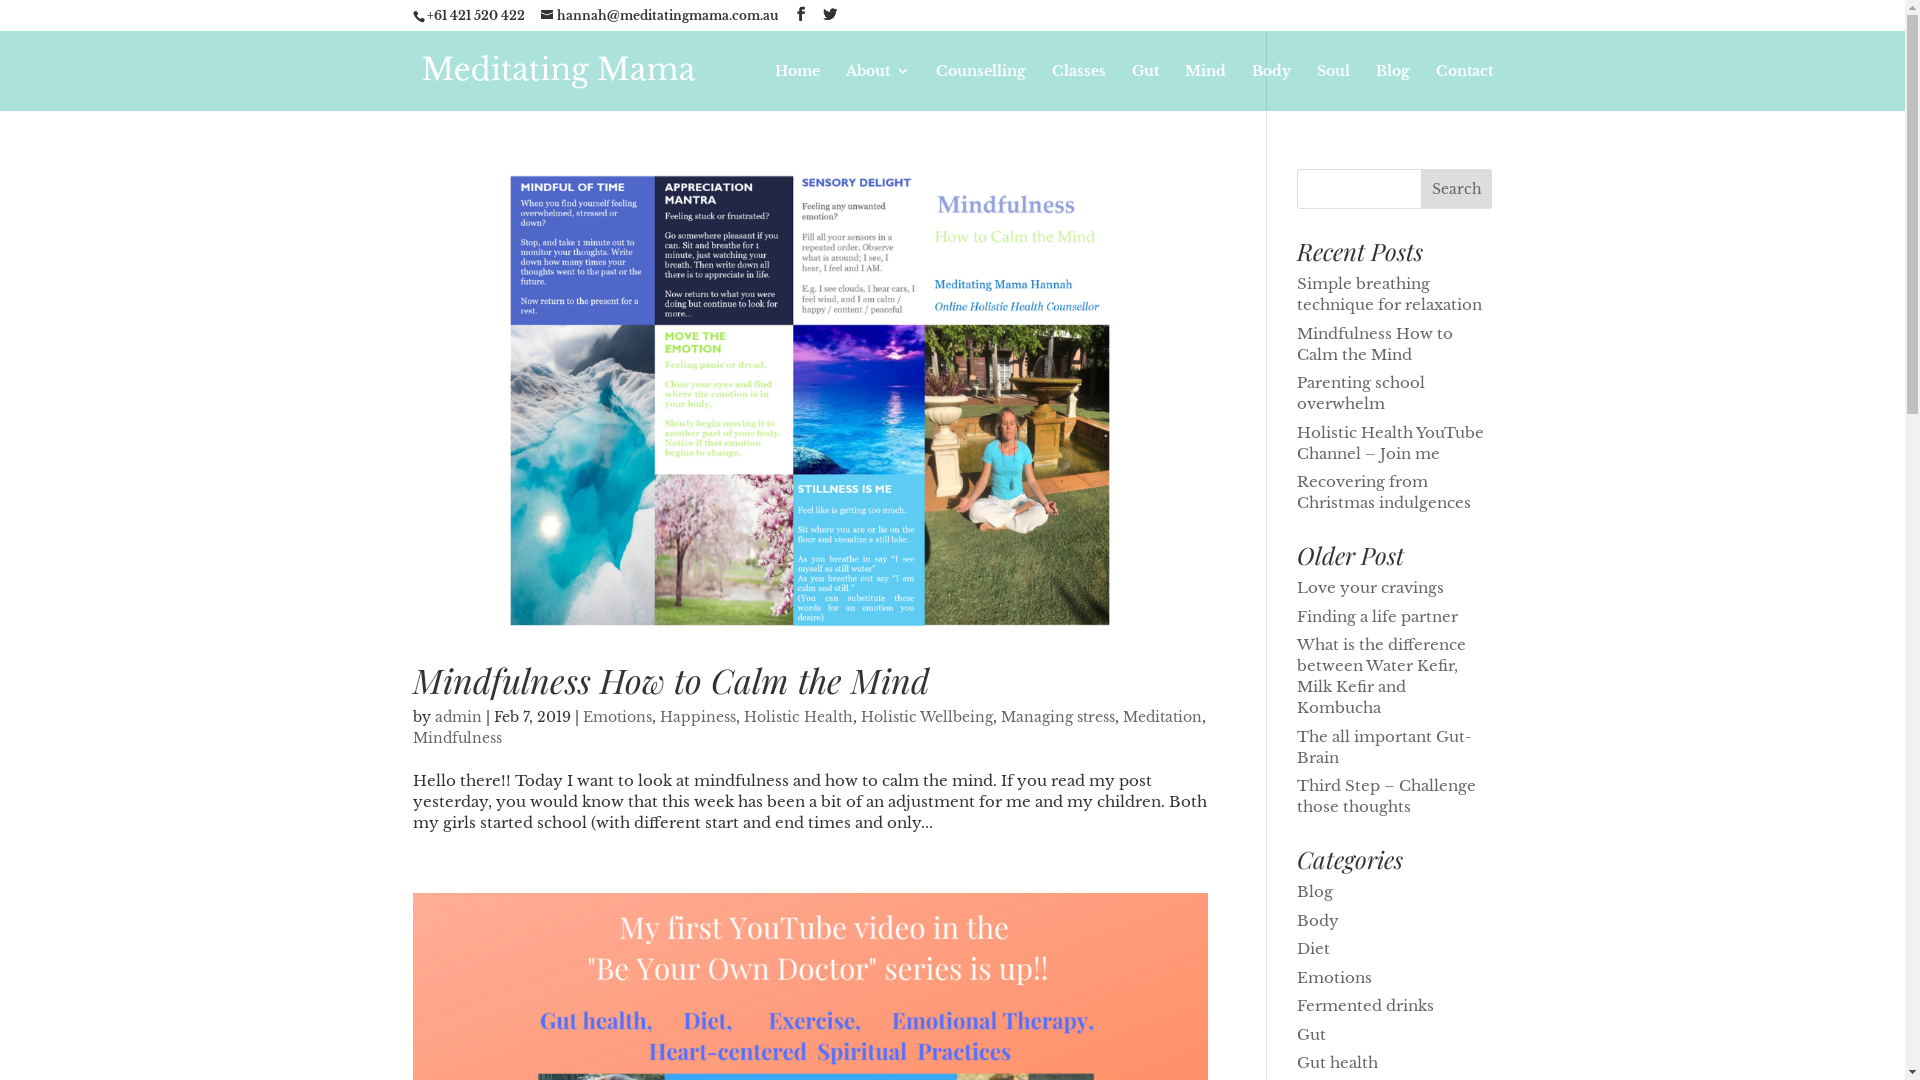  Describe the element at coordinates (1313, 947) in the screenshot. I see `'Diet'` at that location.